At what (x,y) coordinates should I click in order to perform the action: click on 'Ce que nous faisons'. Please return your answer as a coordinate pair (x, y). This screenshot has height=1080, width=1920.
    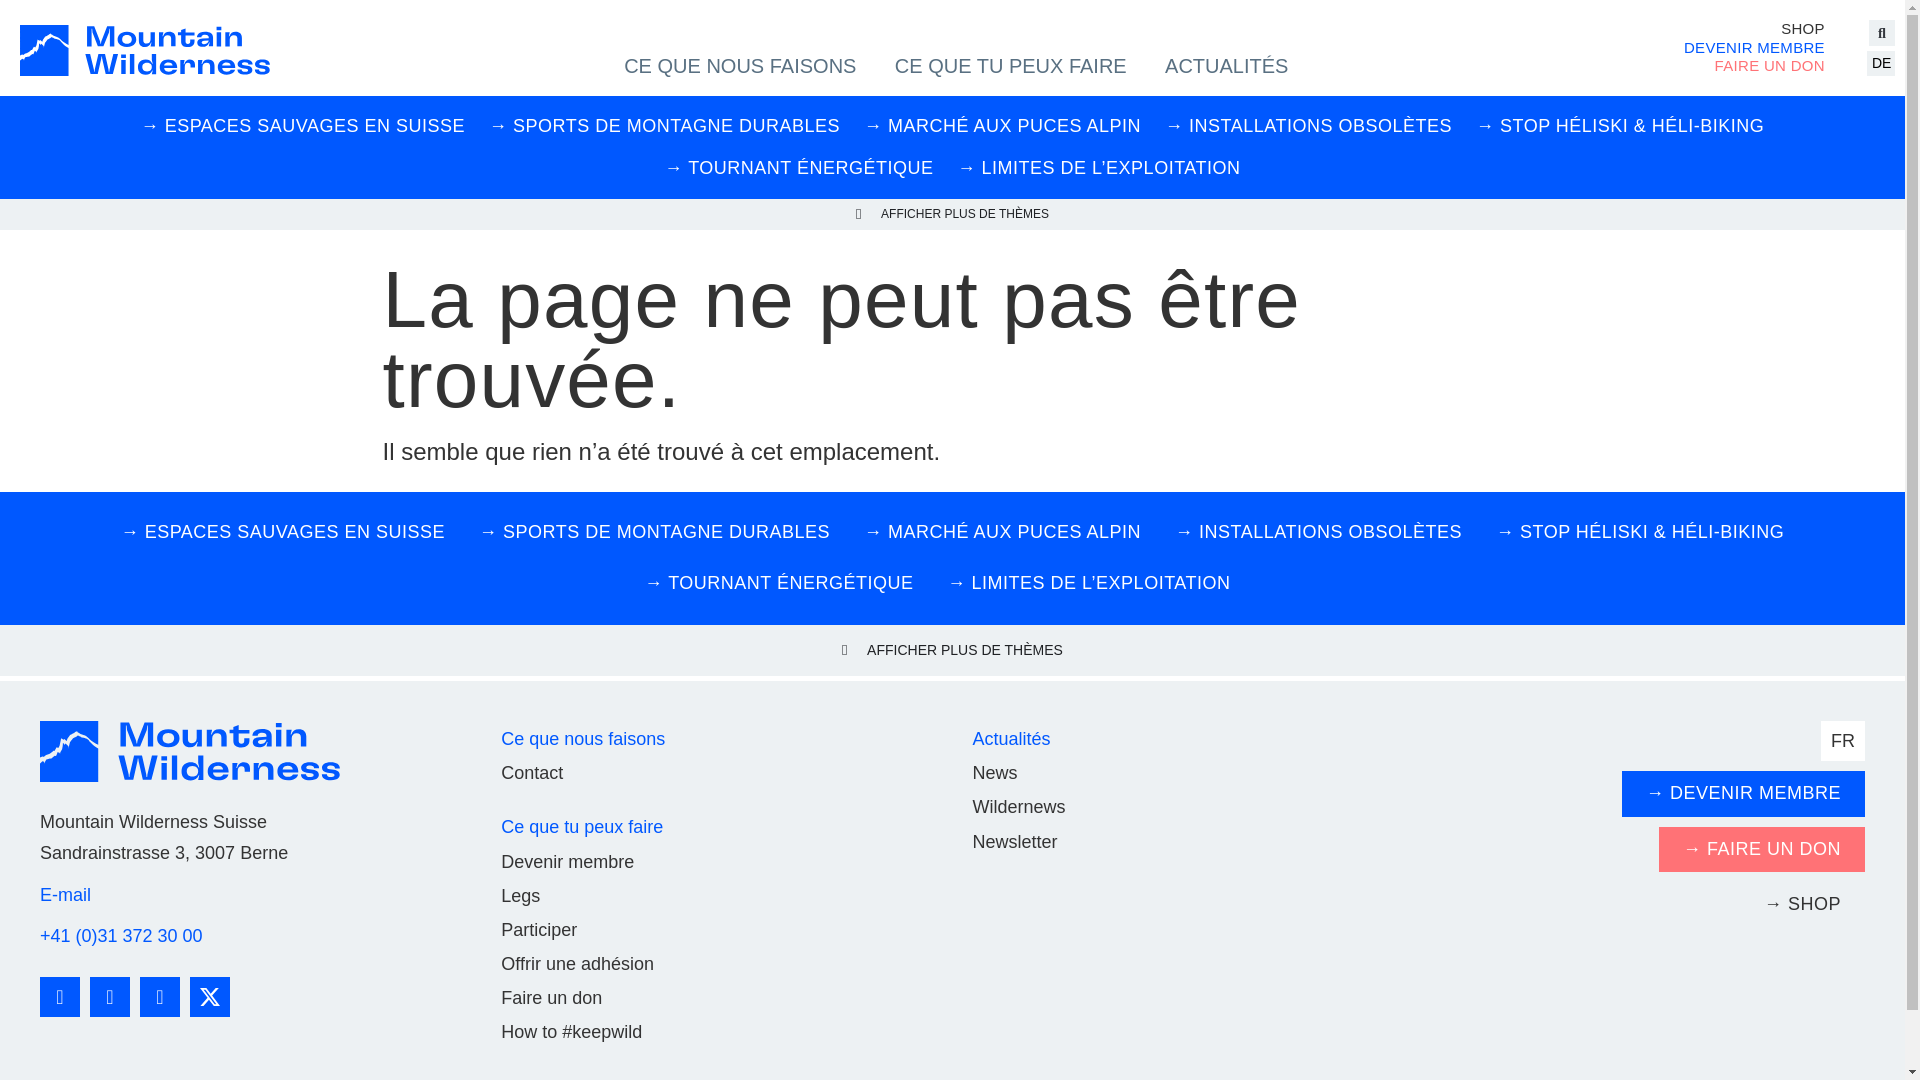
    Looking at the image, I should click on (581, 739).